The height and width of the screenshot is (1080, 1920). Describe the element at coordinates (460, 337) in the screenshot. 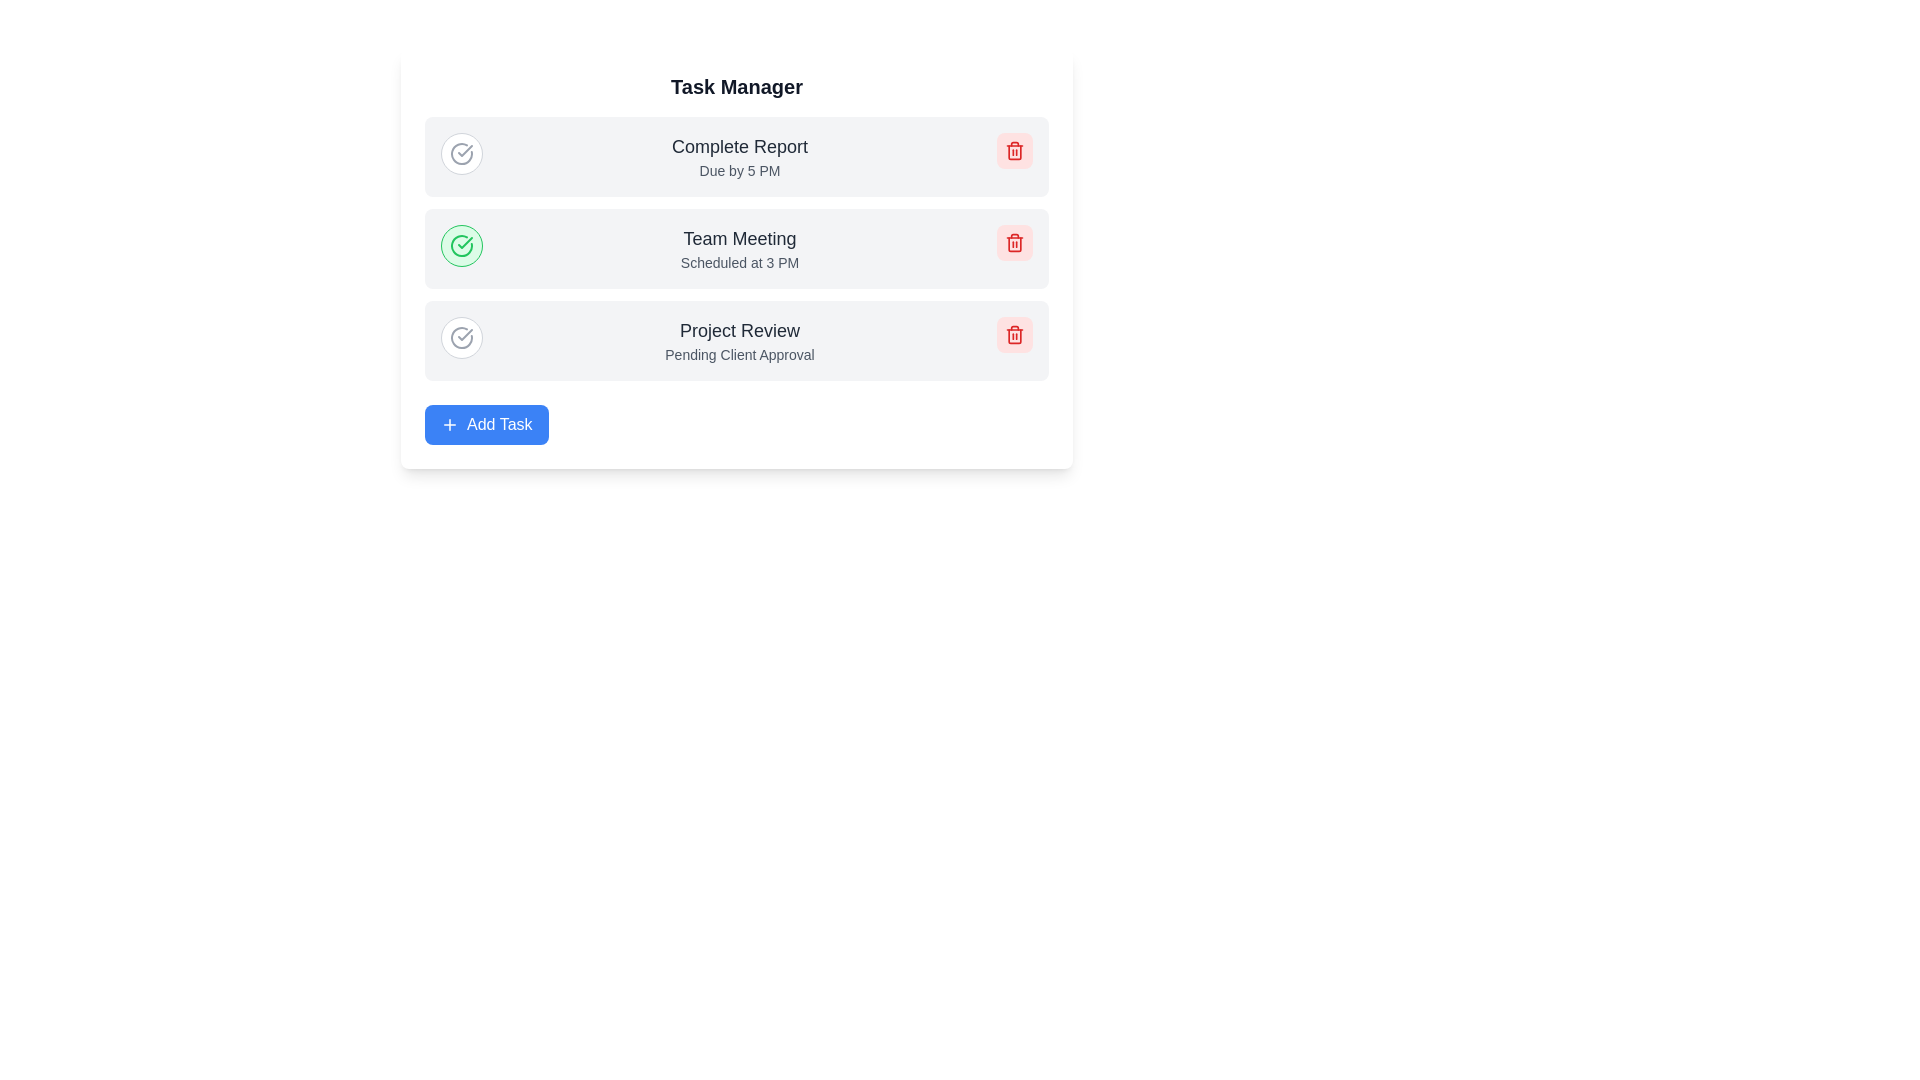

I see `the SVG element representing the partial circular shape located to the left of the 'Team Meeting' label in the second row of the task list` at that location.